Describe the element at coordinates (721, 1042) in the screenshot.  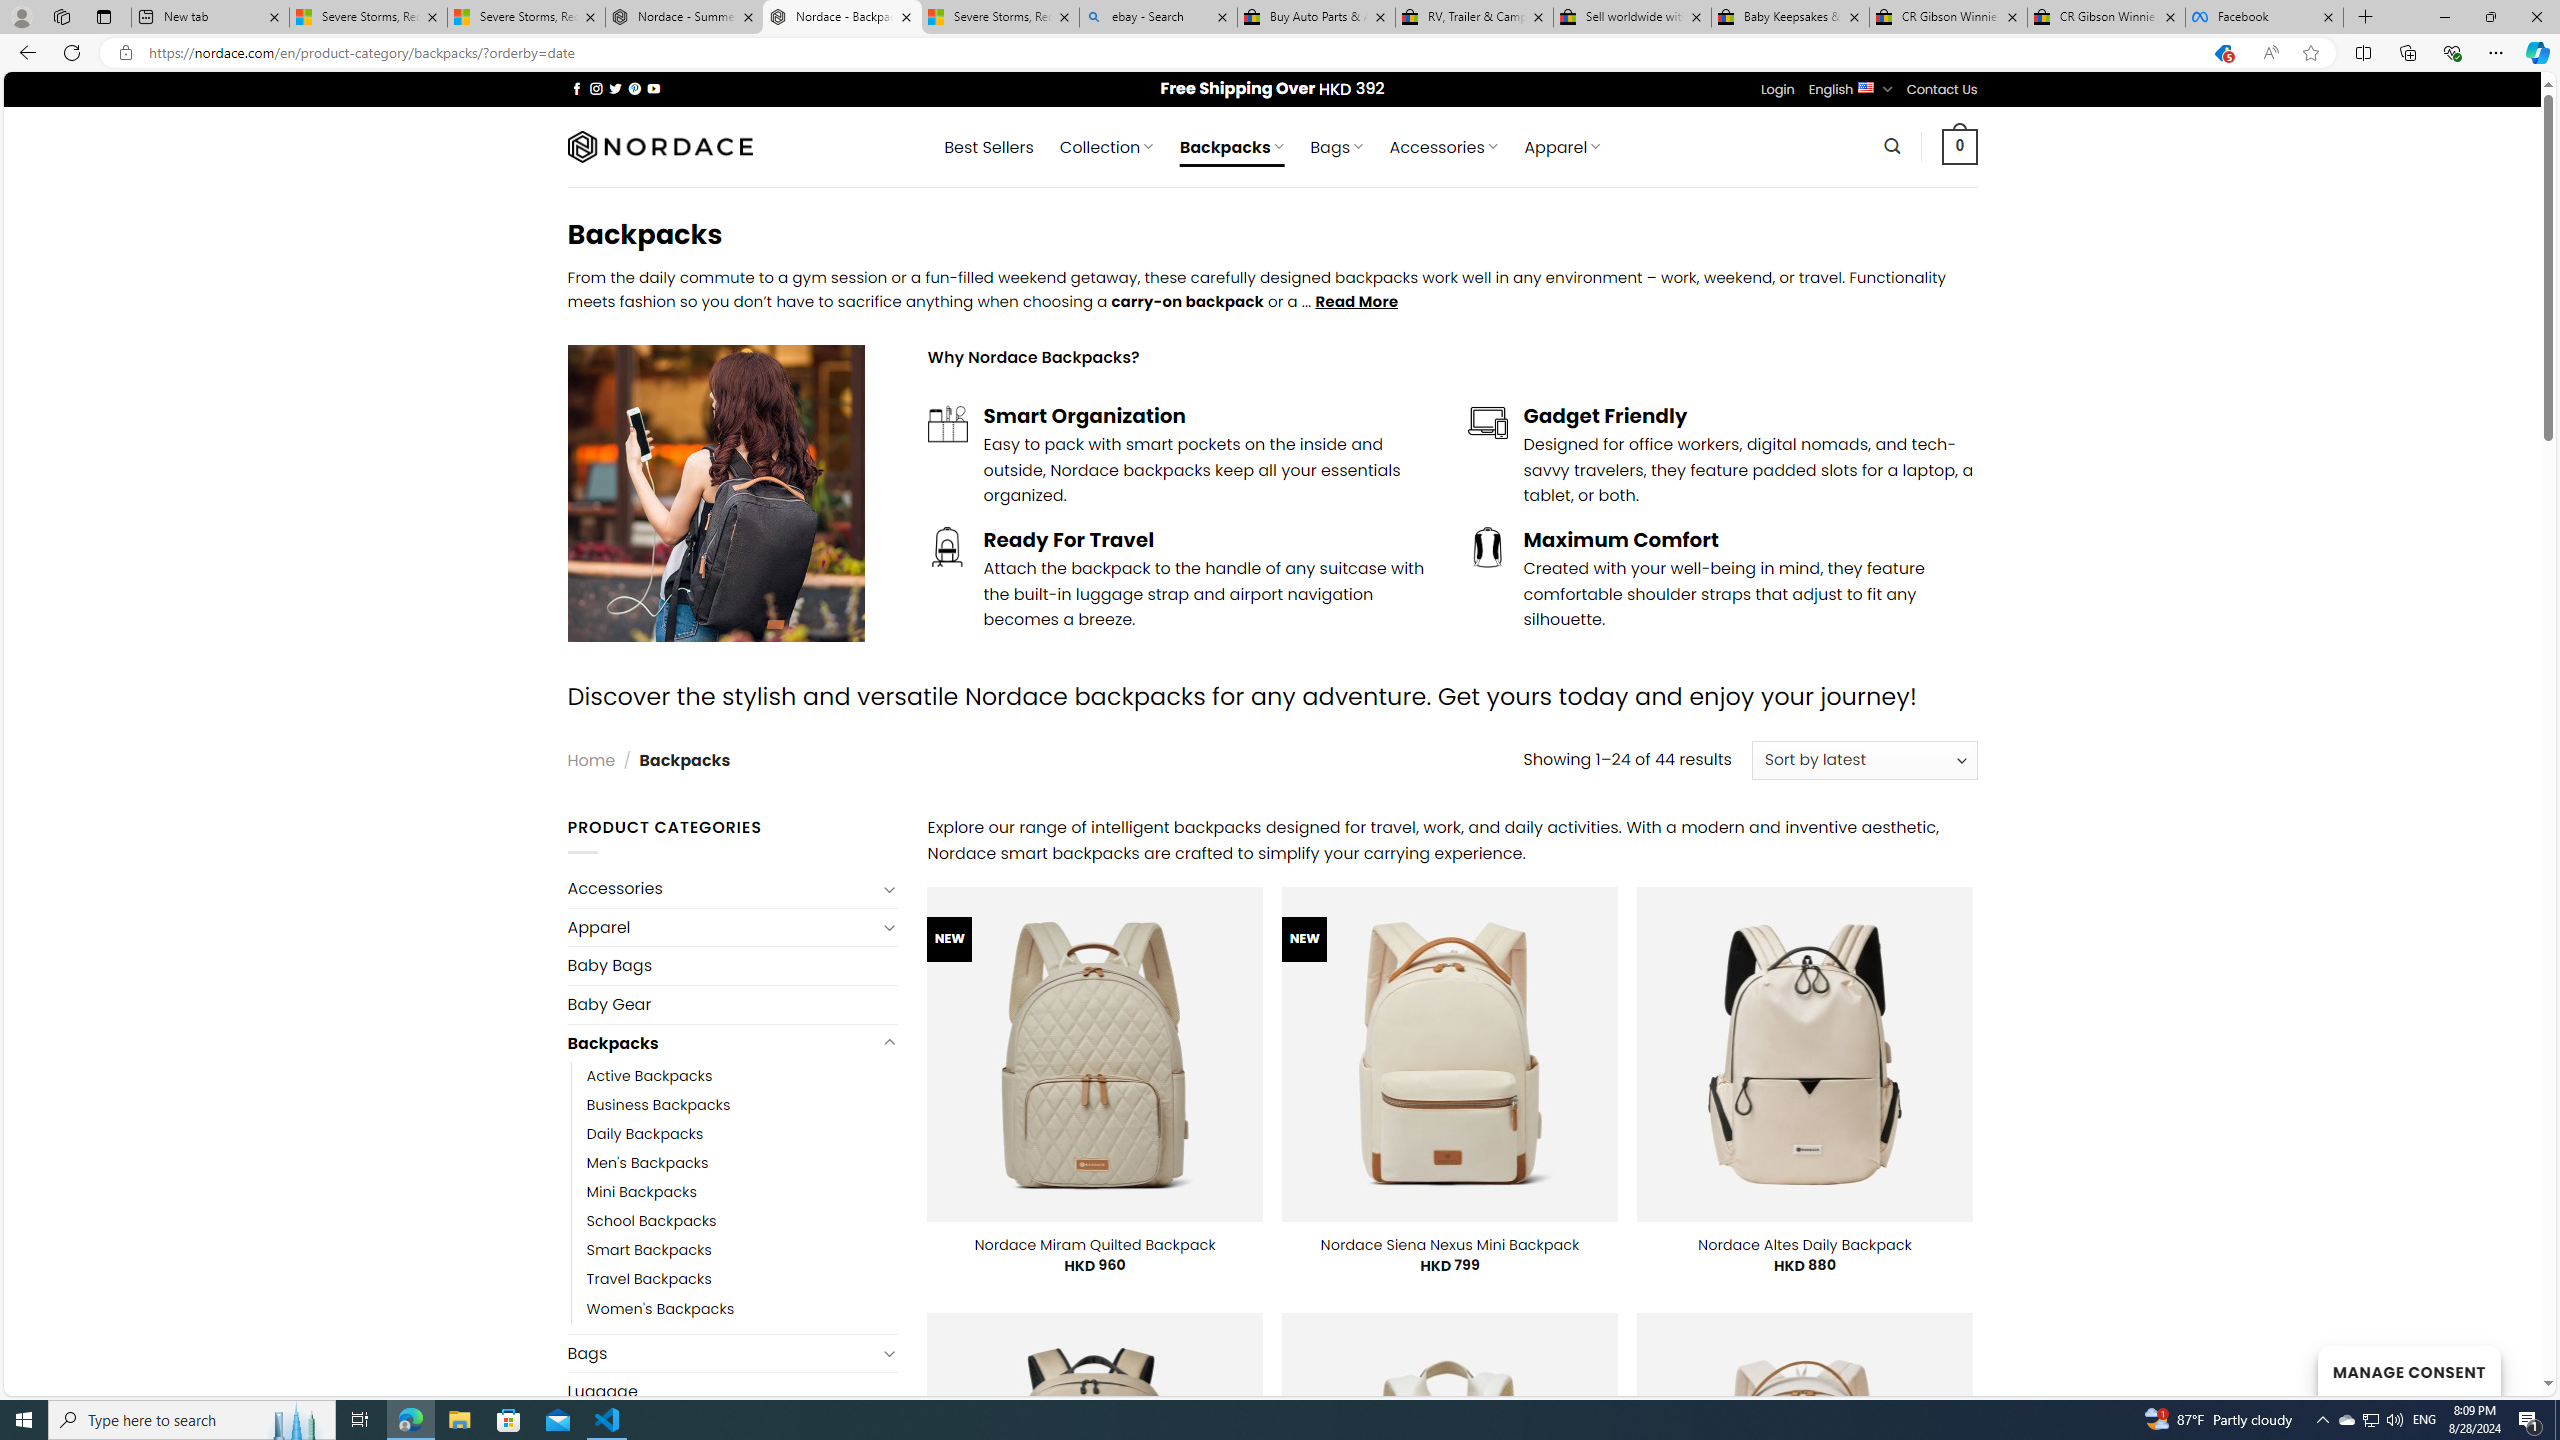
I see `'Backpacks'` at that location.